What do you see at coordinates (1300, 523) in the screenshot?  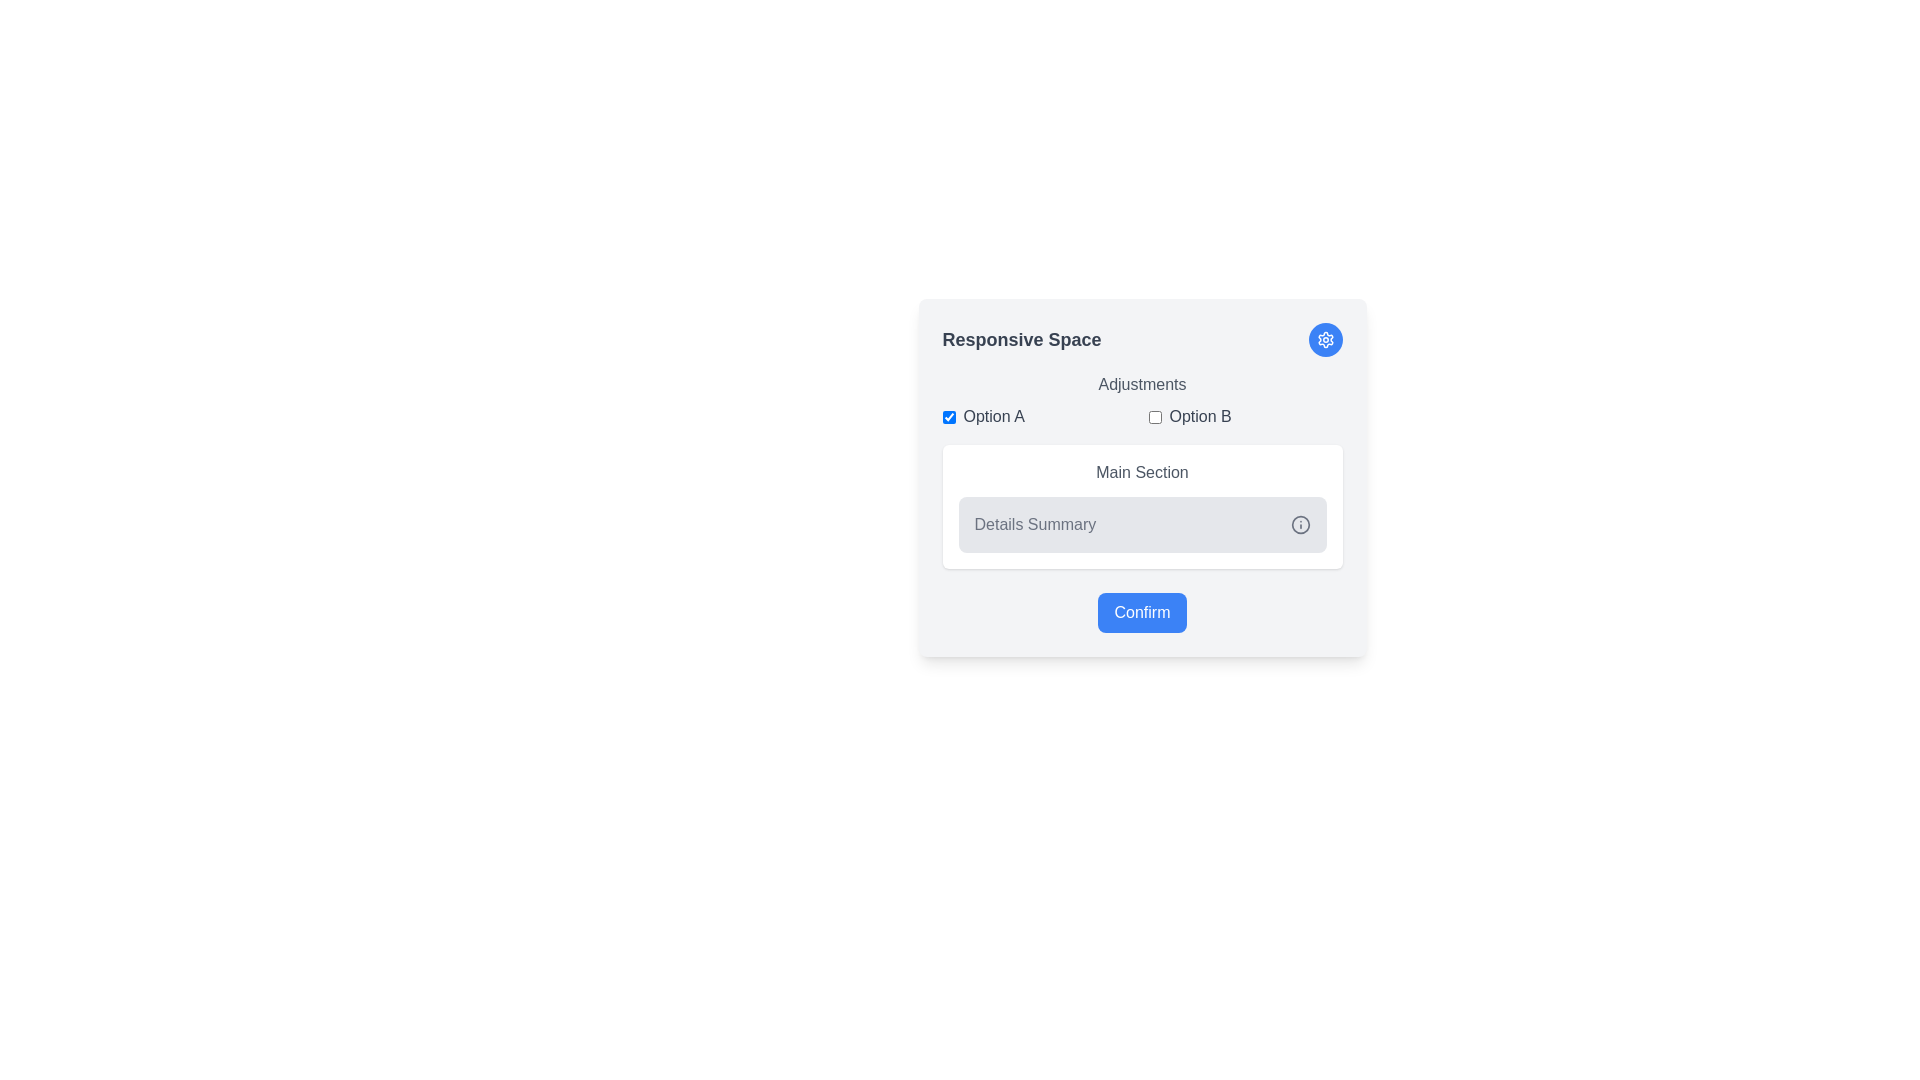 I see `the circular SVG component that serves as the outer shape of the 'info' icon located in the bottom-right corner of the 'Details Summary' input area` at bounding box center [1300, 523].